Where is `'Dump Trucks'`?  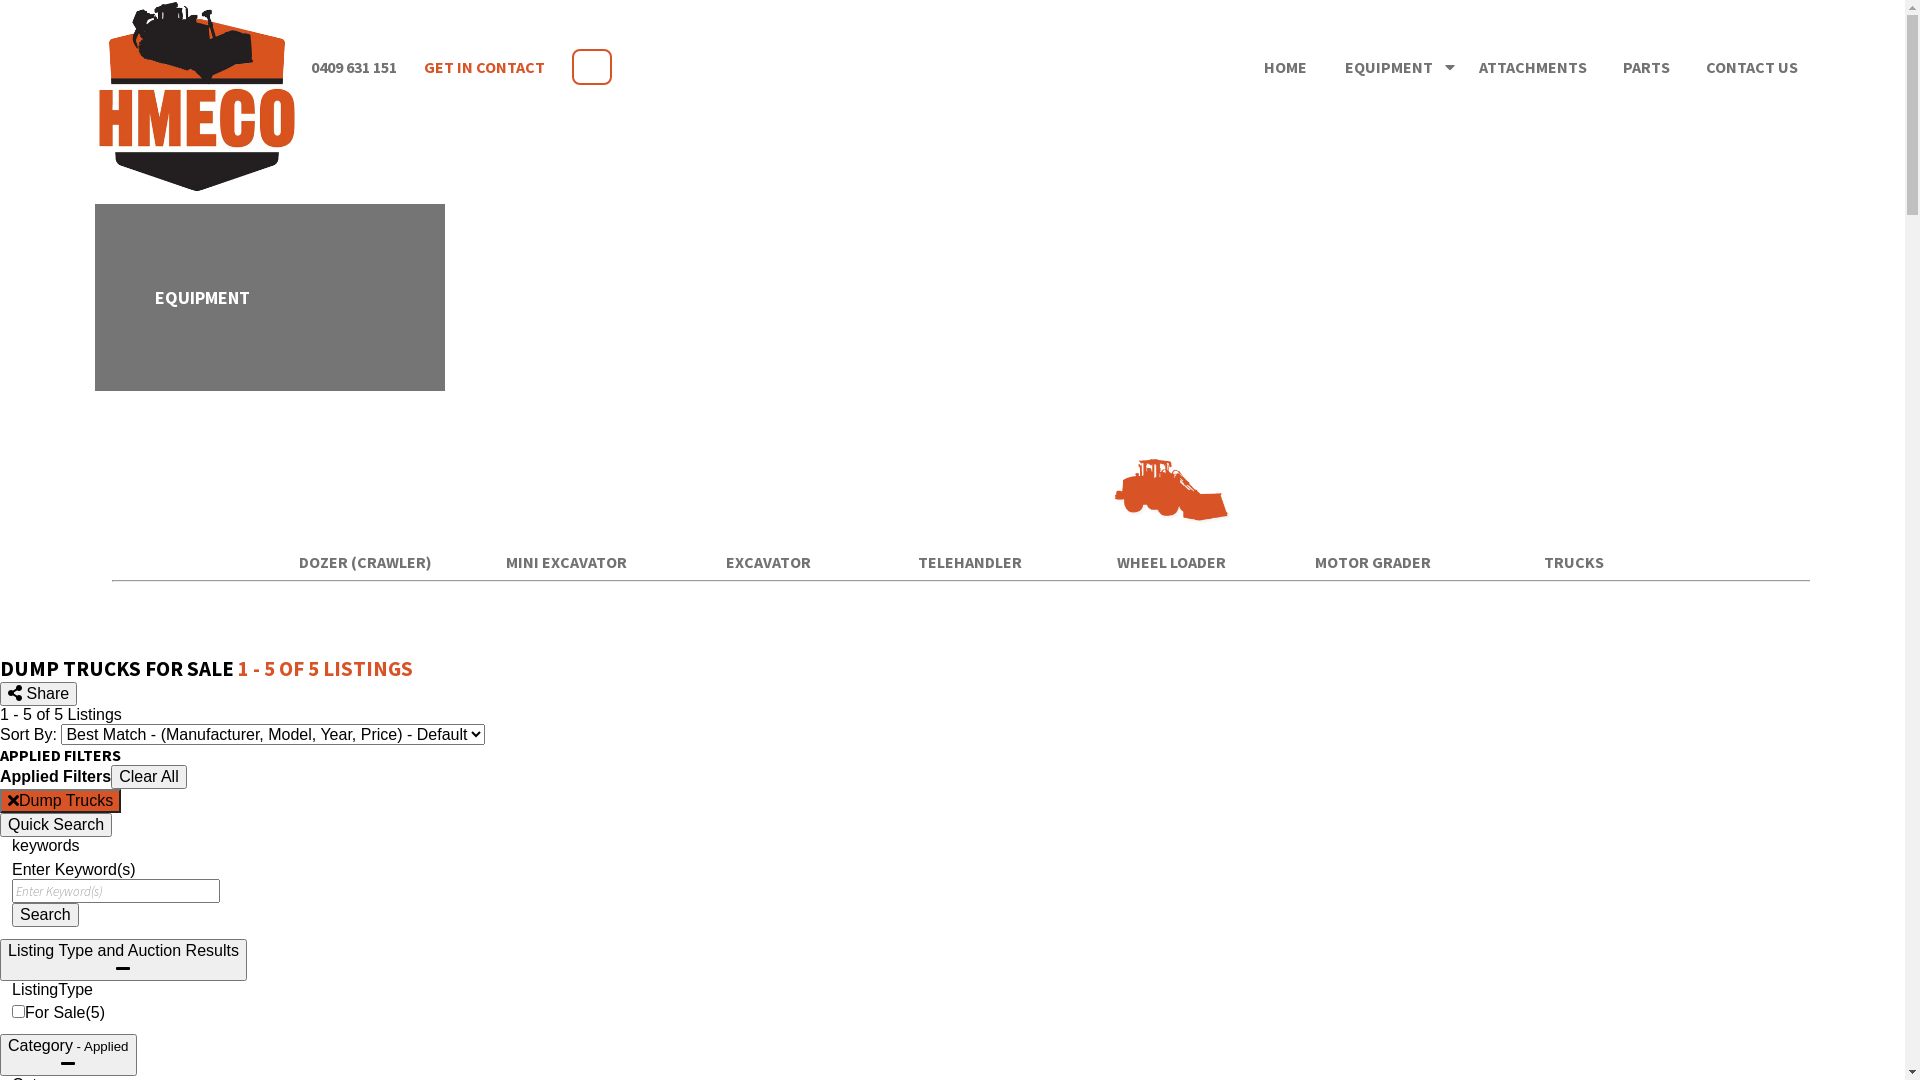 'Dump Trucks' is located at coordinates (60, 800).